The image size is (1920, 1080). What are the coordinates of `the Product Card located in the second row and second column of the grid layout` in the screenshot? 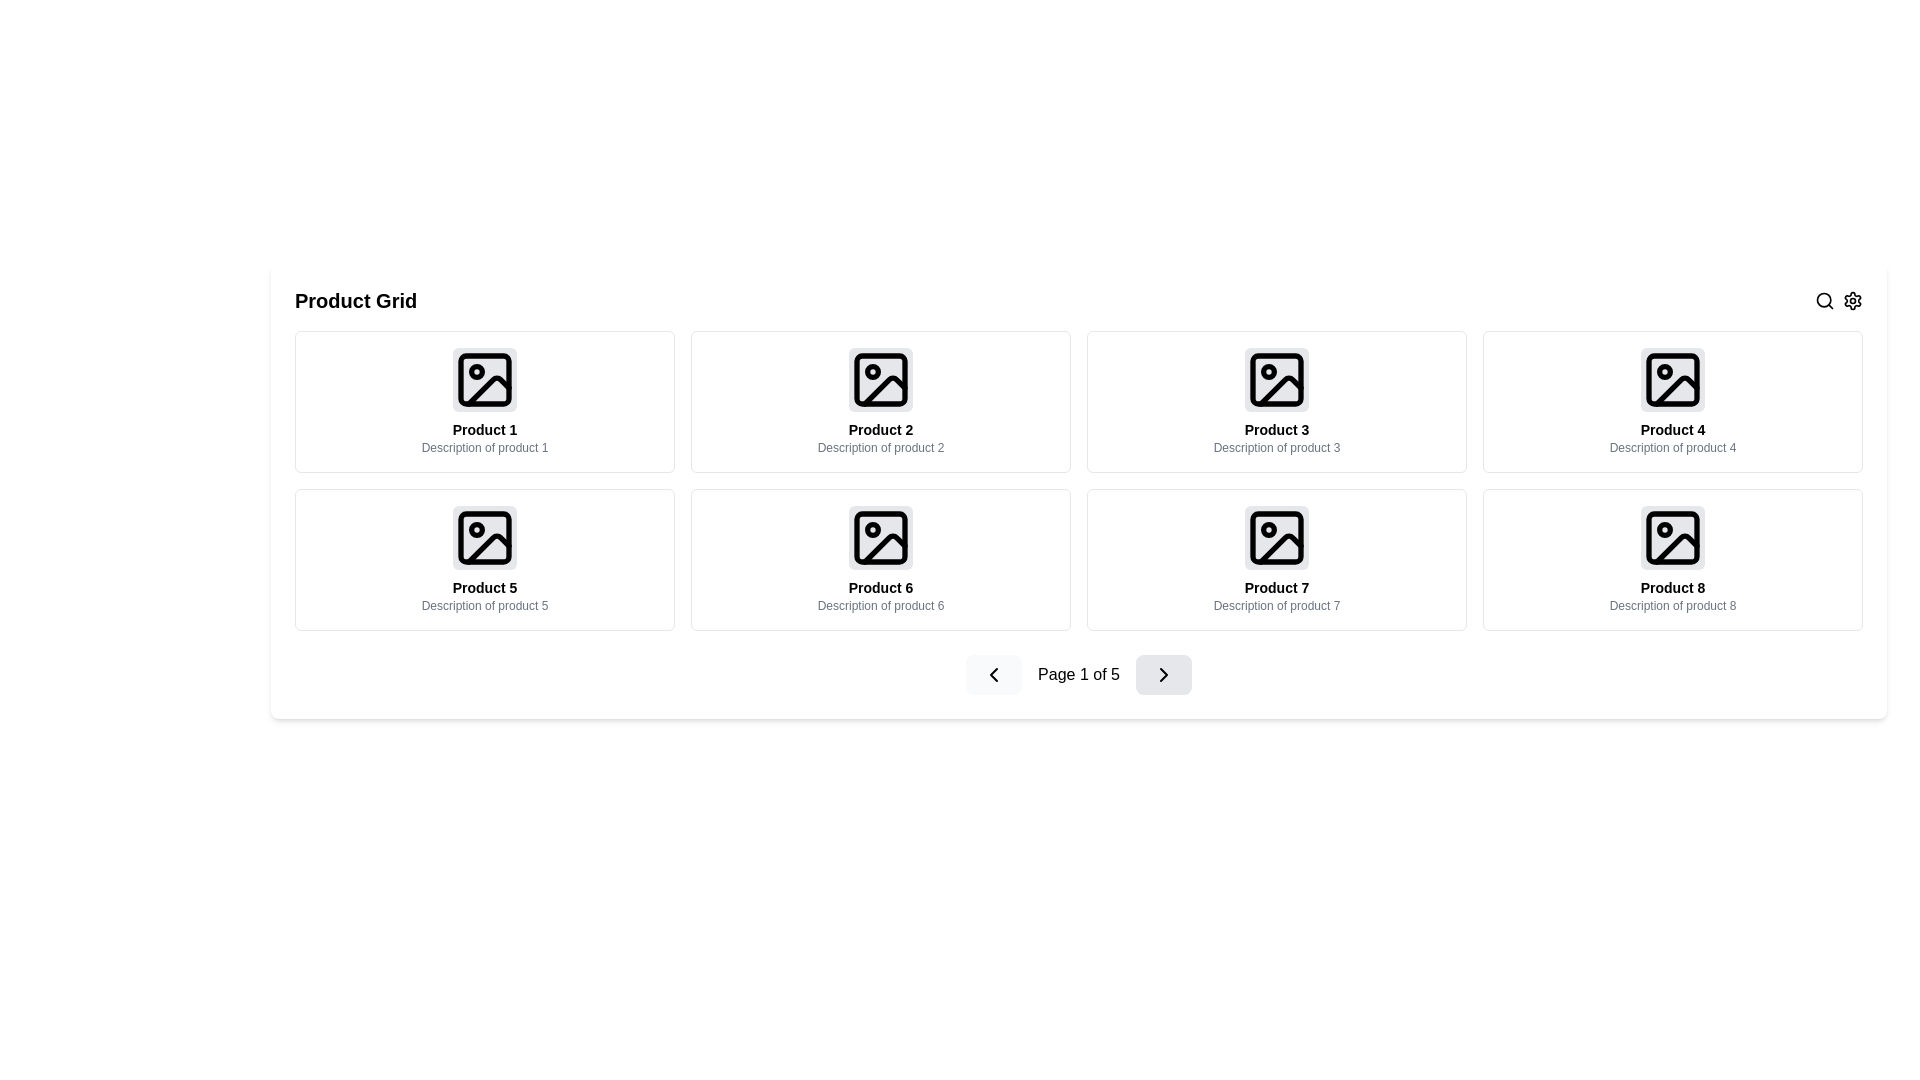 It's located at (880, 559).